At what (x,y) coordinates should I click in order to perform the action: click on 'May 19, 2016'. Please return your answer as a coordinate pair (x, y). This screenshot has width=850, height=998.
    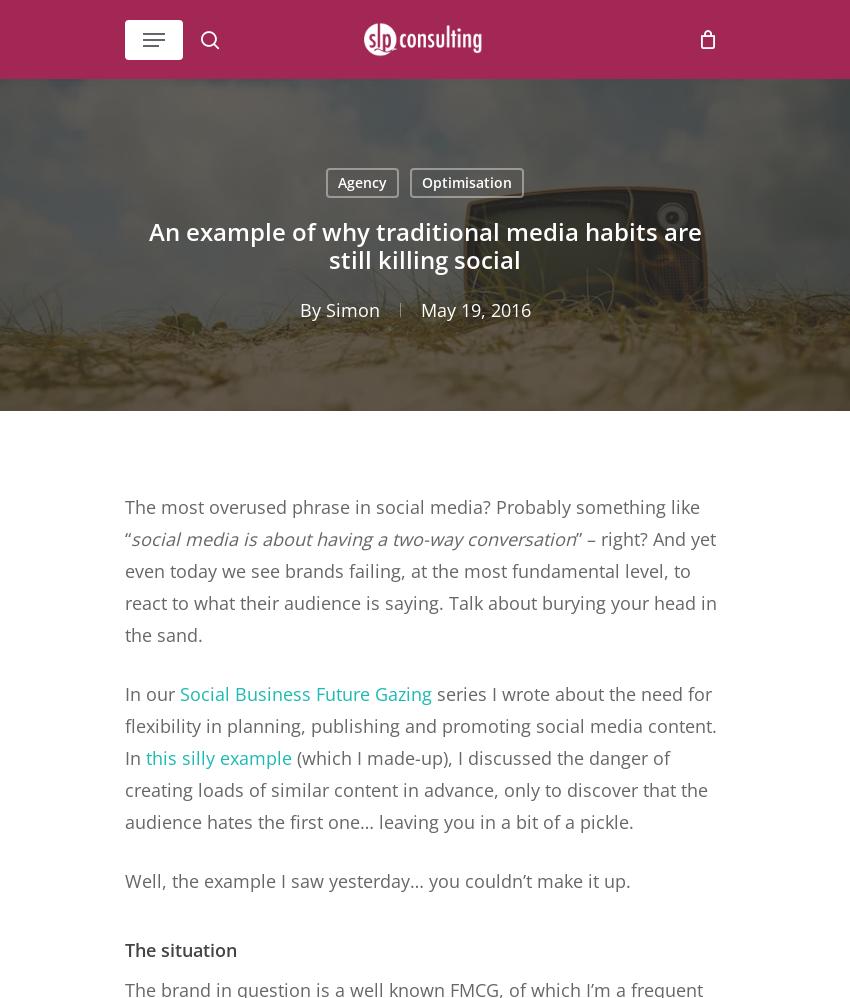
    Looking at the image, I should click on (474, 309).